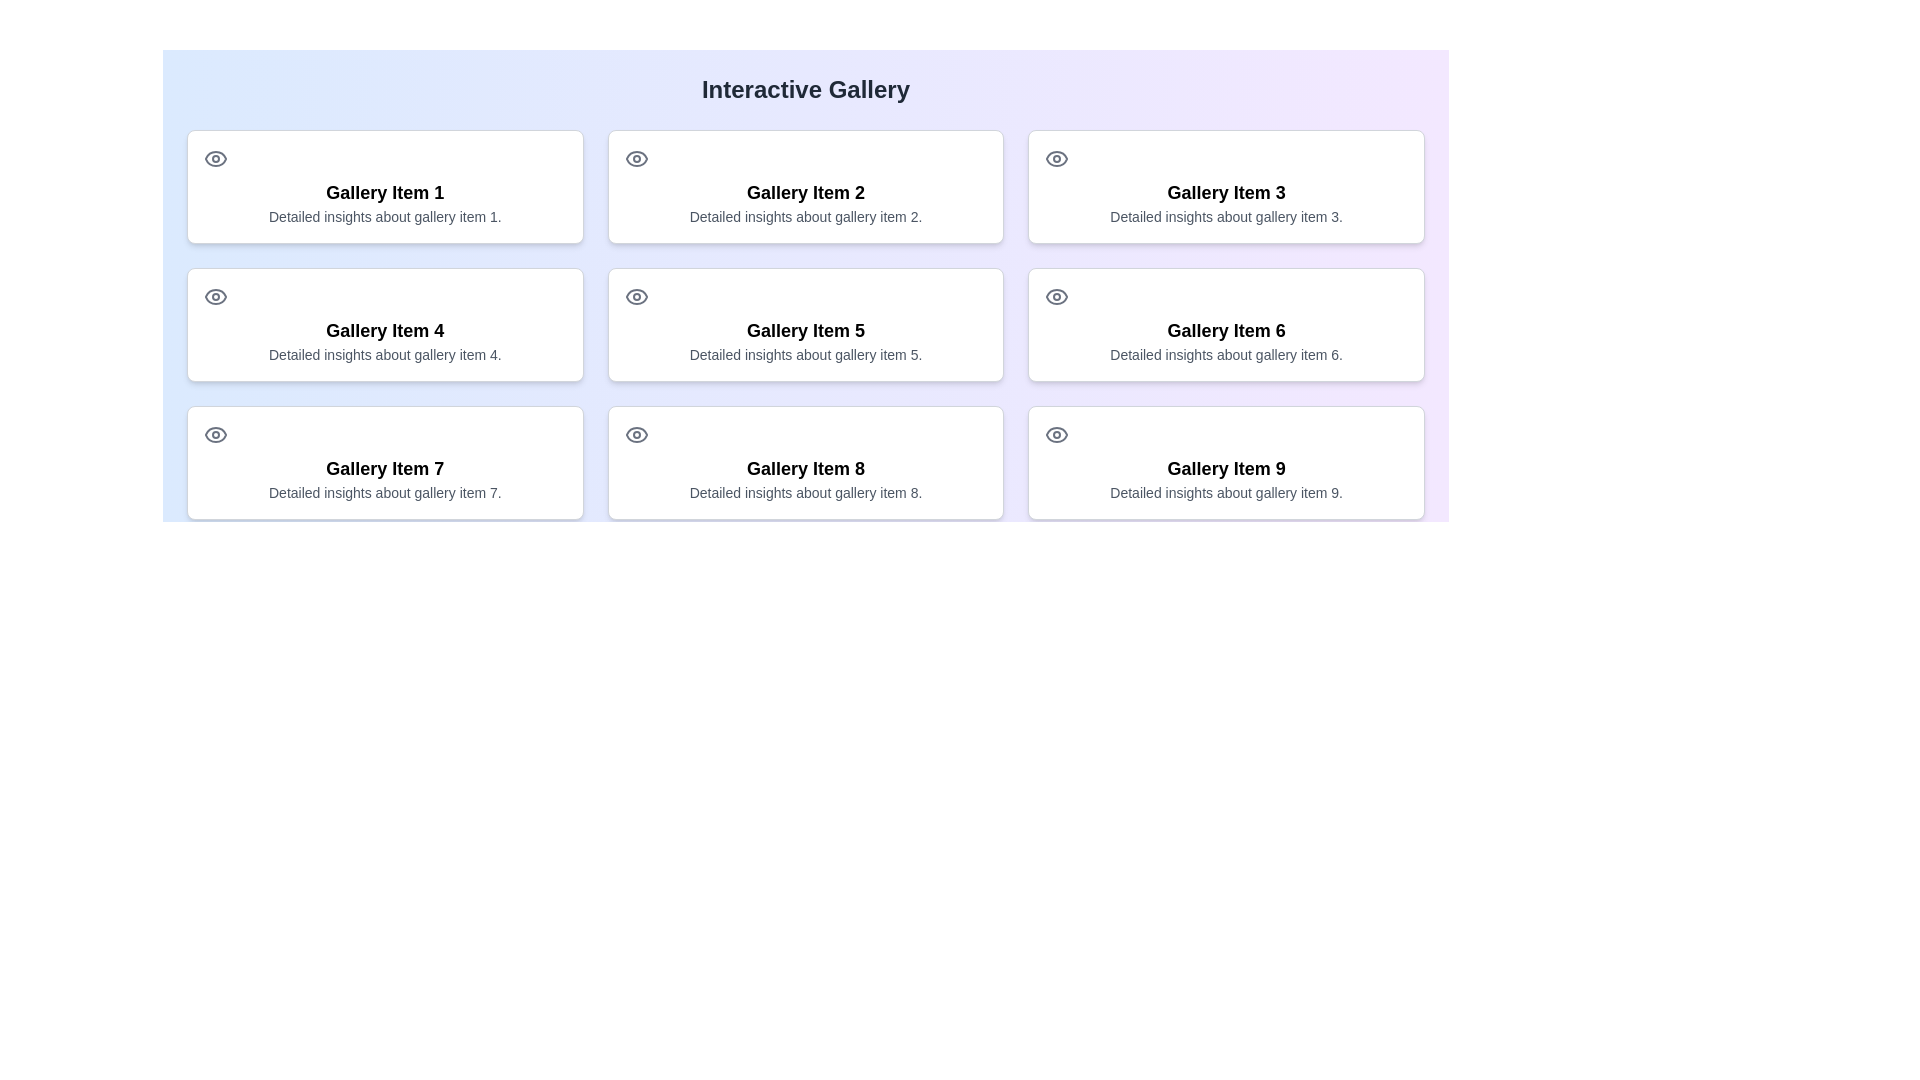 The width and height of the screenshot is (1920, 1080). What do you see at coordinates (1225, 353) in the screenshot?
I see `the text element that provides detailed insights about 'Gallery Item 6', located beneath the card's title text in the middle column of the second row of the gallery grid` at bounding box center [1225, 353].